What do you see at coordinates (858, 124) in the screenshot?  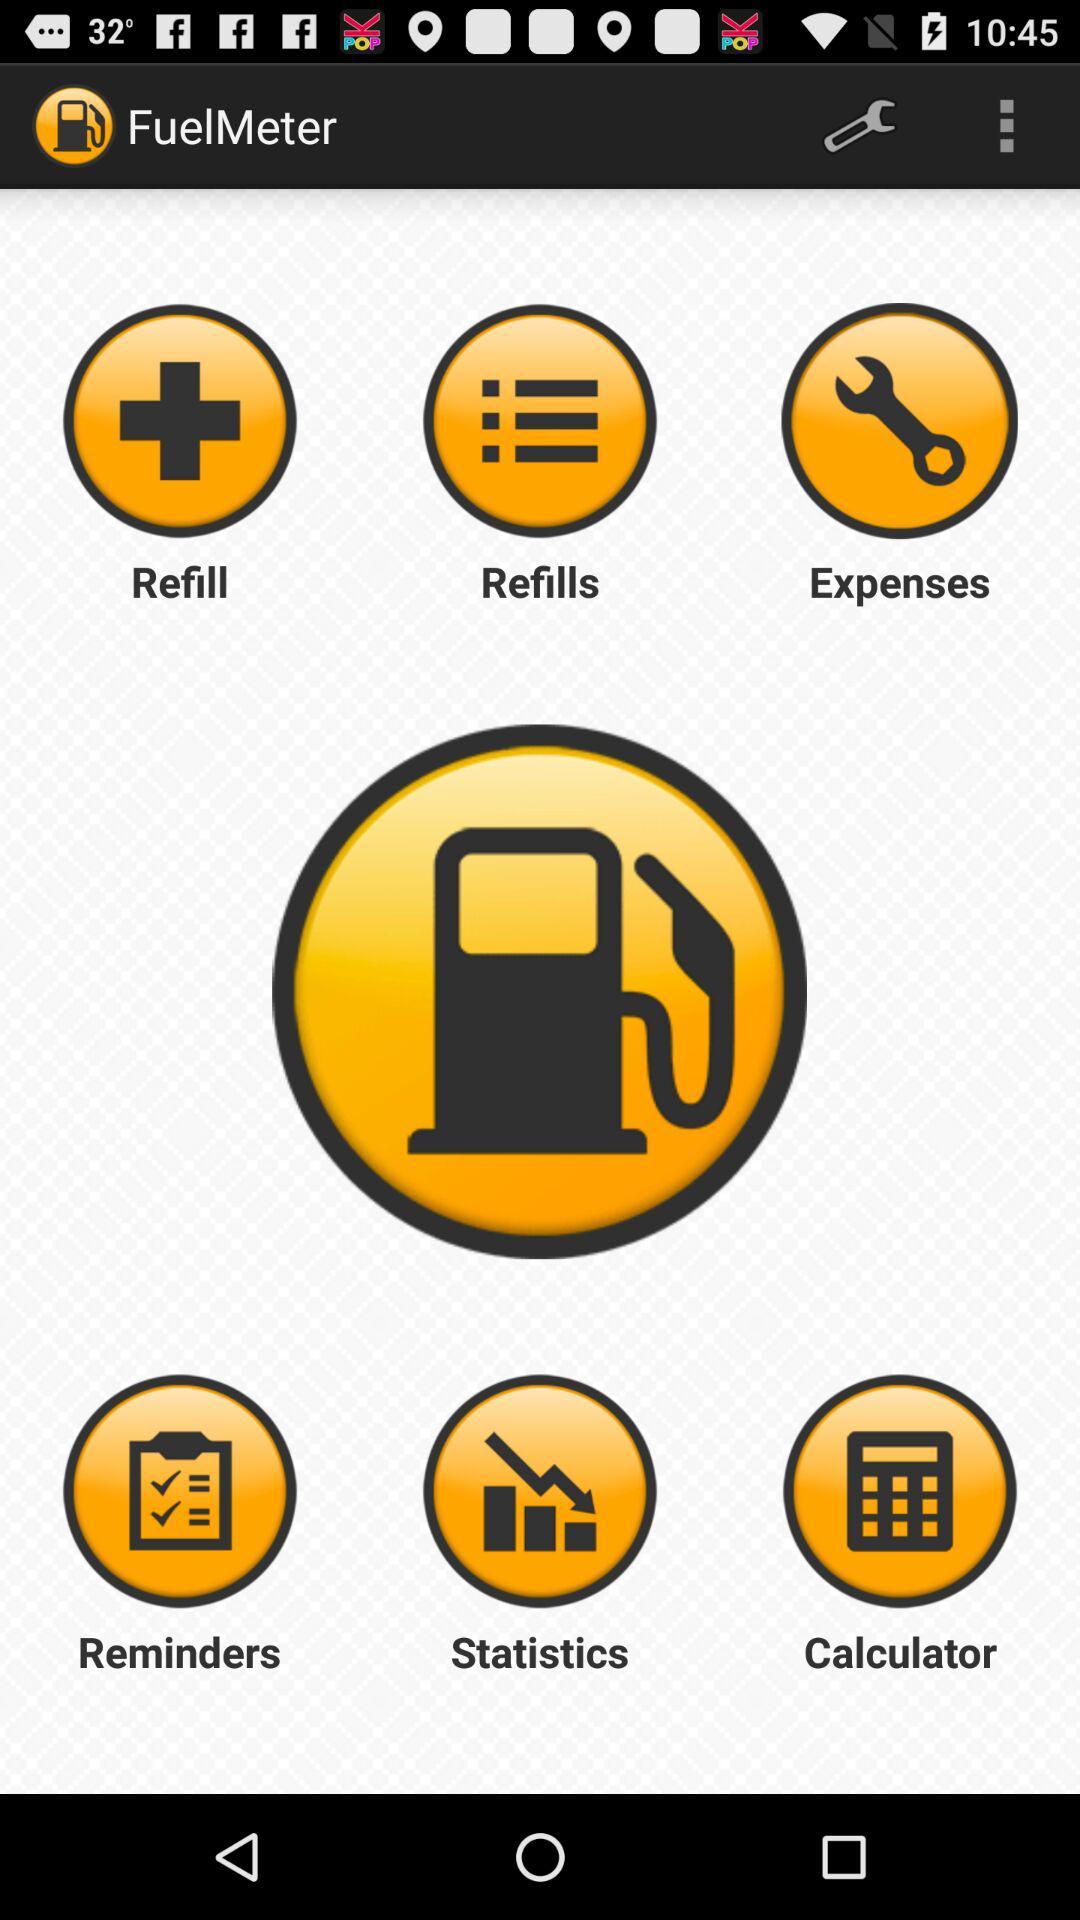 I see `the app next to the fuelmeter app` at bounding box center [858, 124].